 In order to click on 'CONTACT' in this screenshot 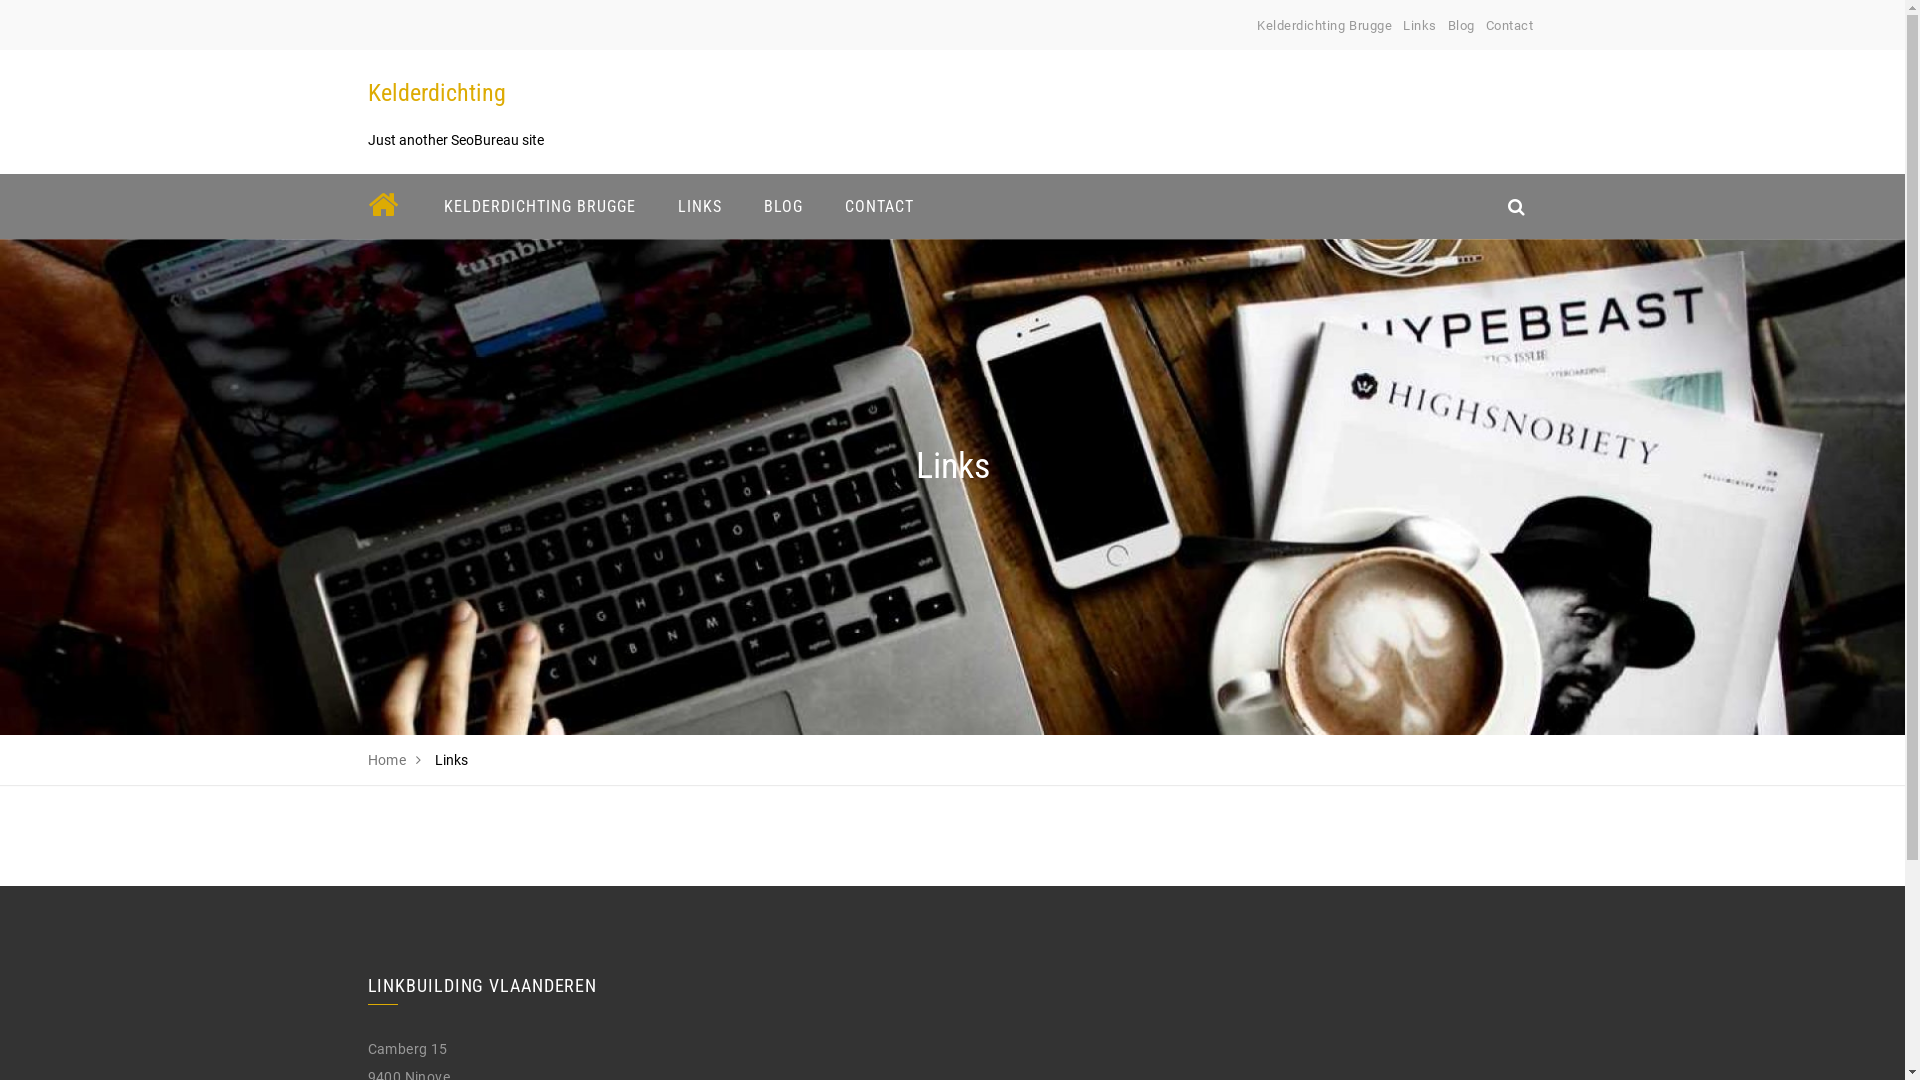, I will do `click(831, 206)`.